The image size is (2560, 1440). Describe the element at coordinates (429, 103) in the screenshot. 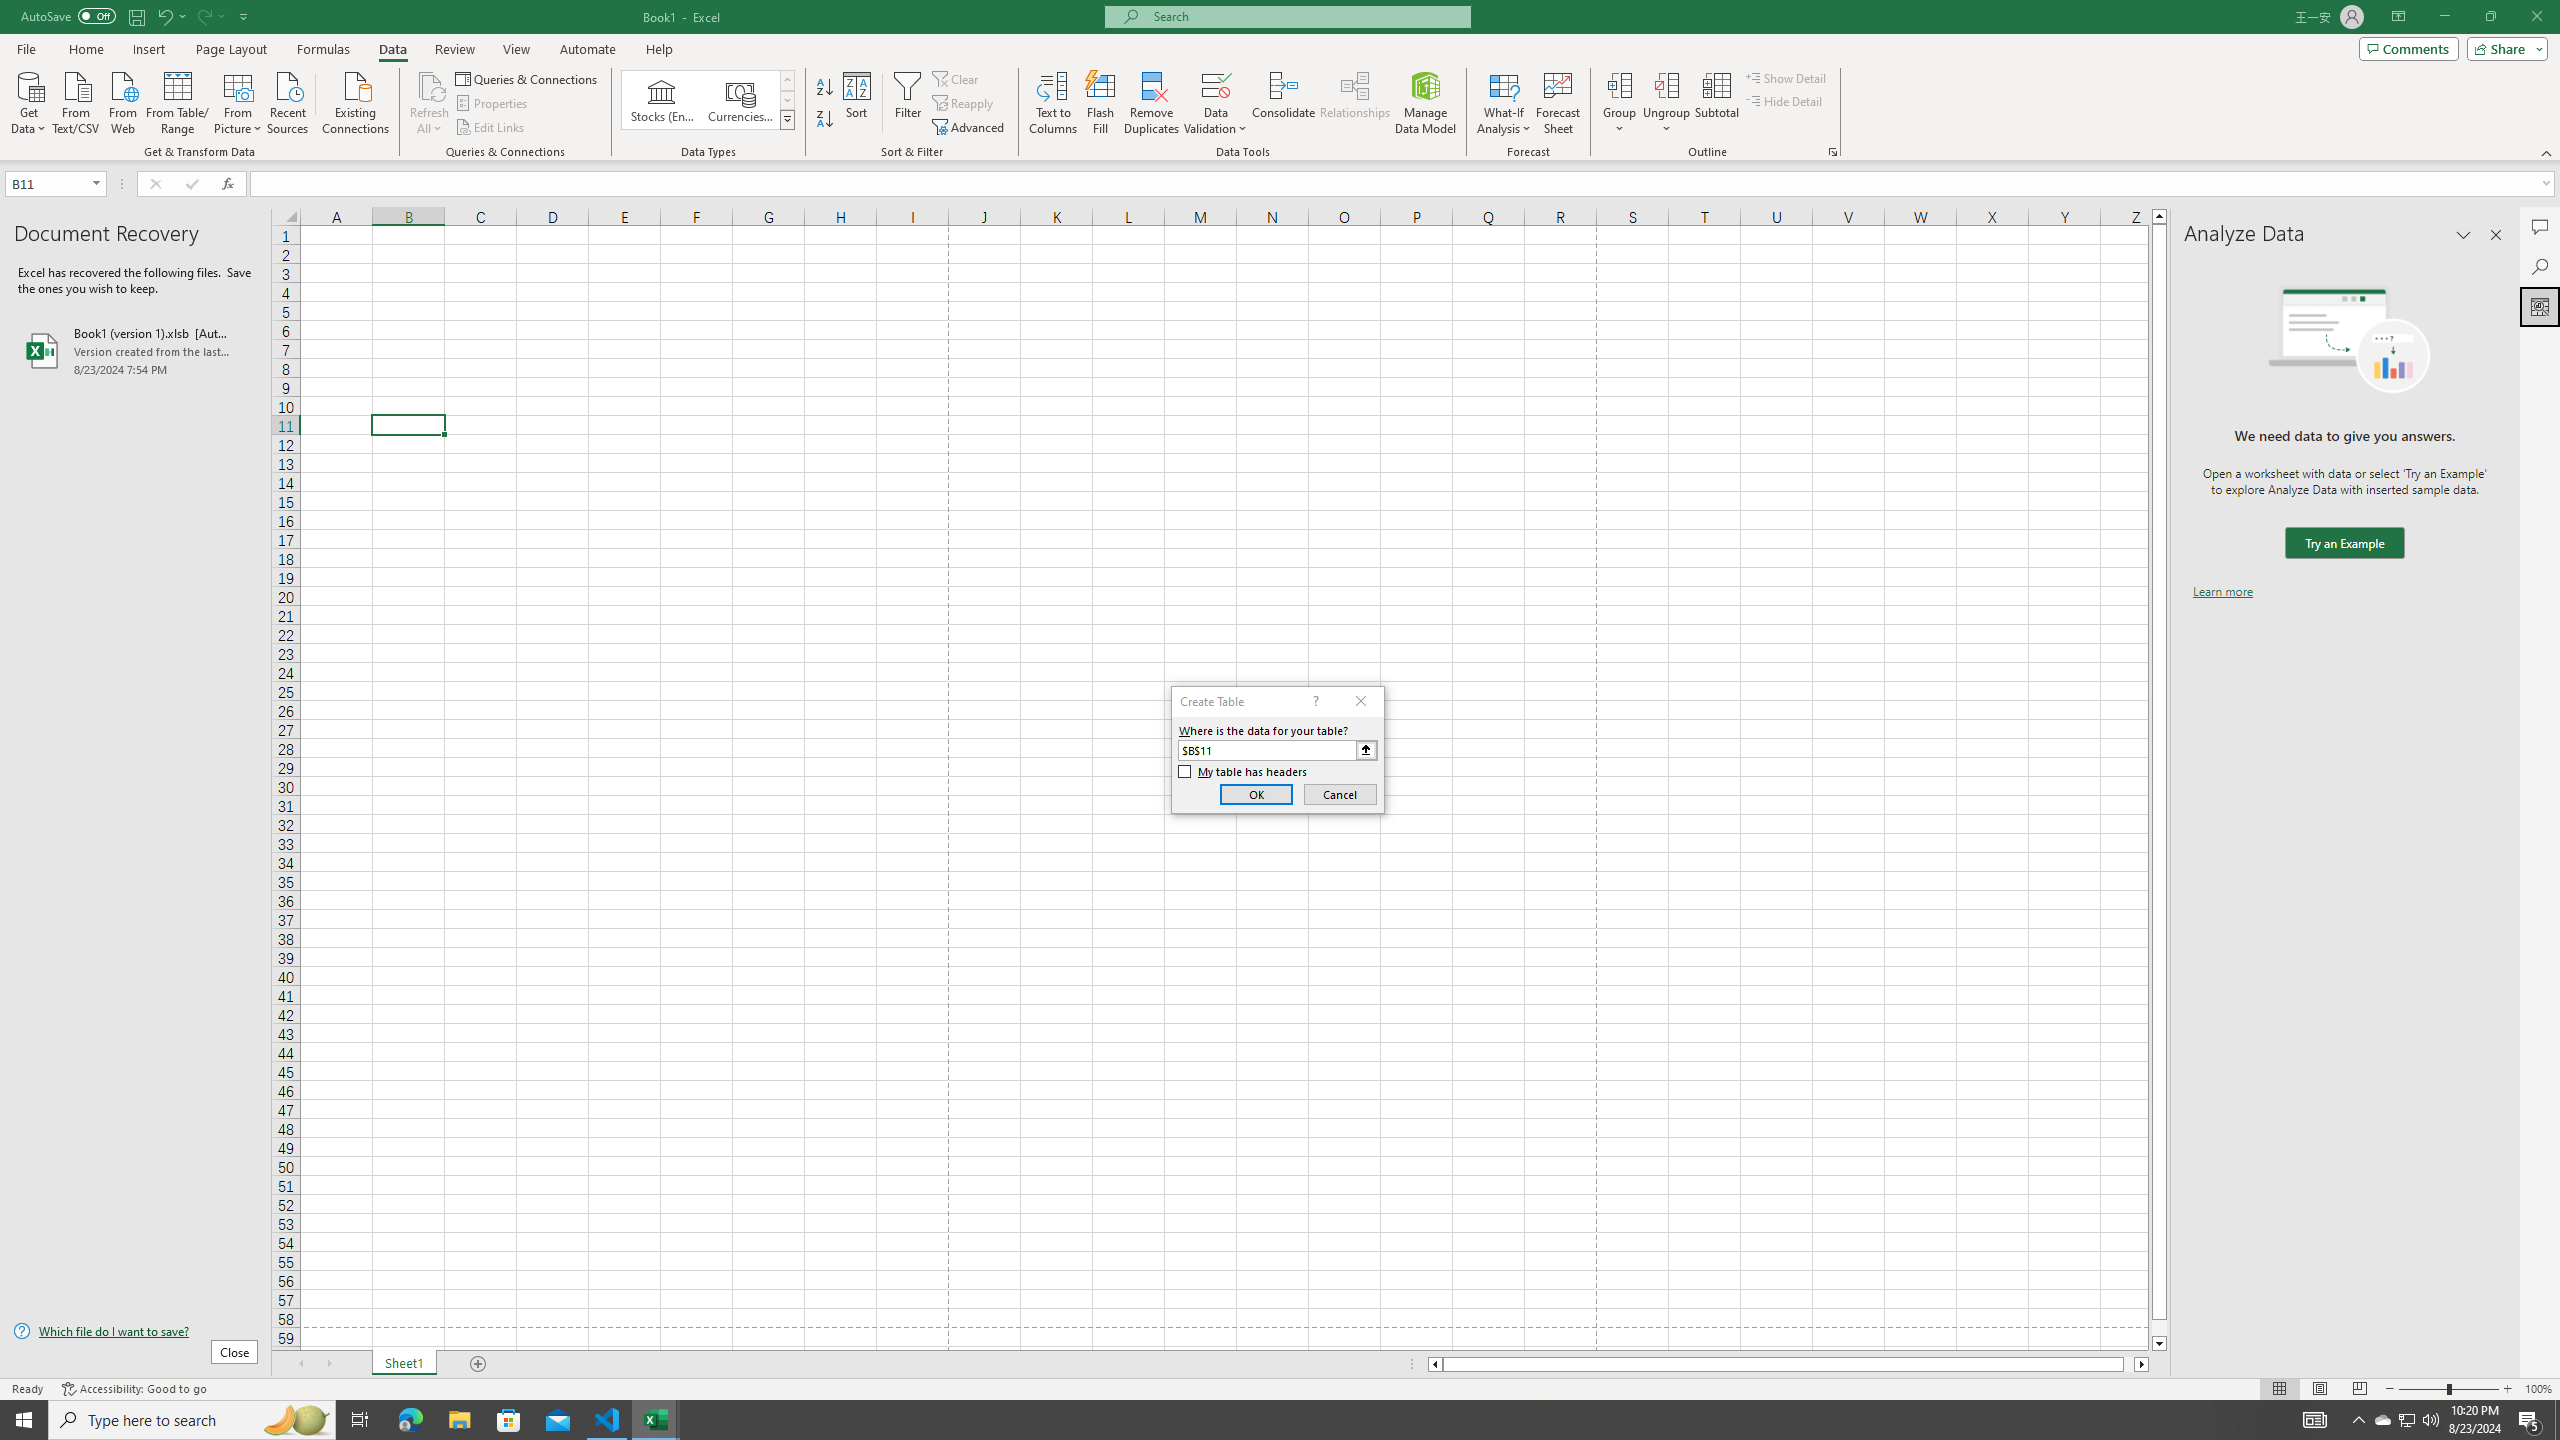

I see `'Refresh All'` at that location.